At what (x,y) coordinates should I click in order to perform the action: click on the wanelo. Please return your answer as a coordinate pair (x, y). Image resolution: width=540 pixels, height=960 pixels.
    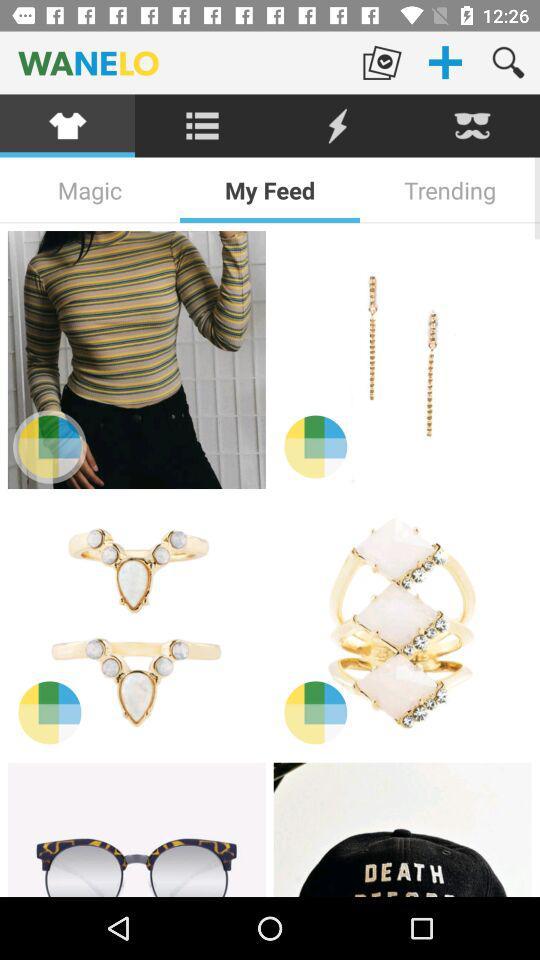
    Looking at the image, I should click on (175, 62).